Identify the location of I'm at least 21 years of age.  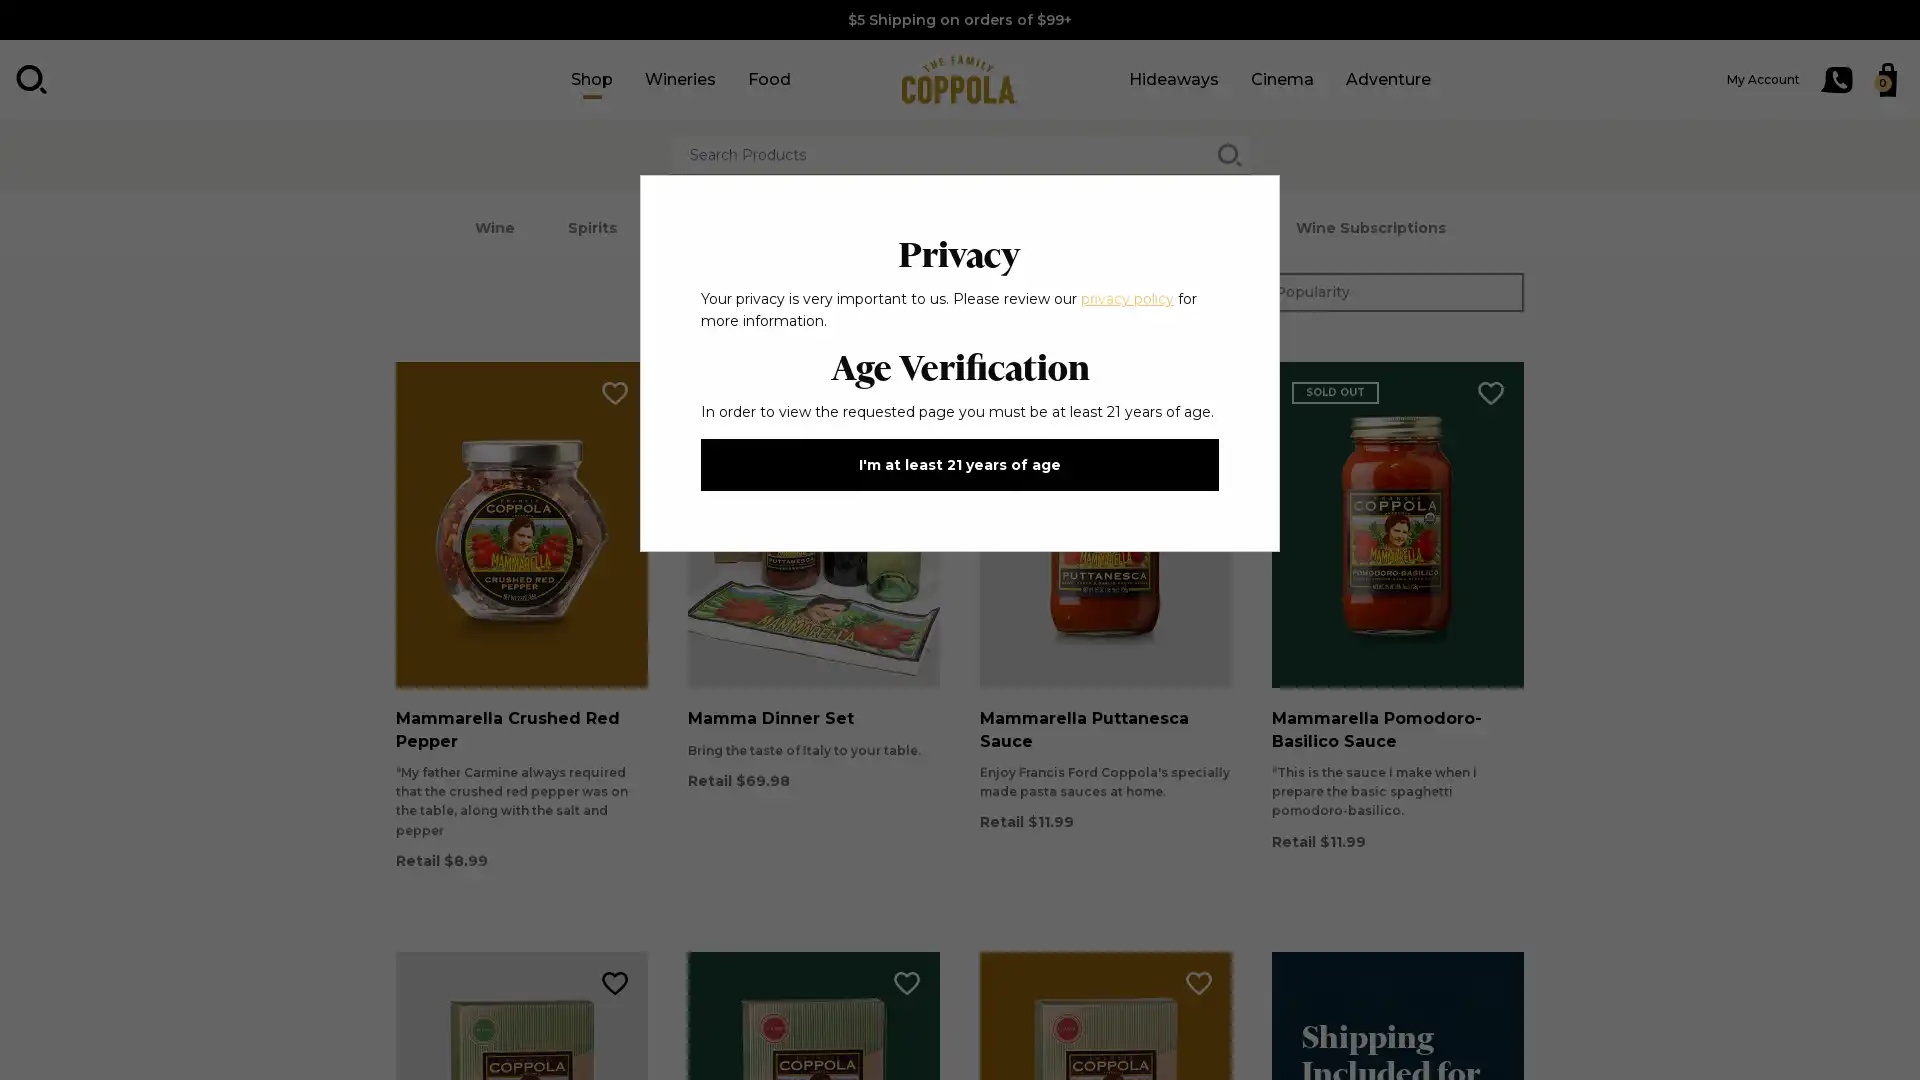
(960, 465).